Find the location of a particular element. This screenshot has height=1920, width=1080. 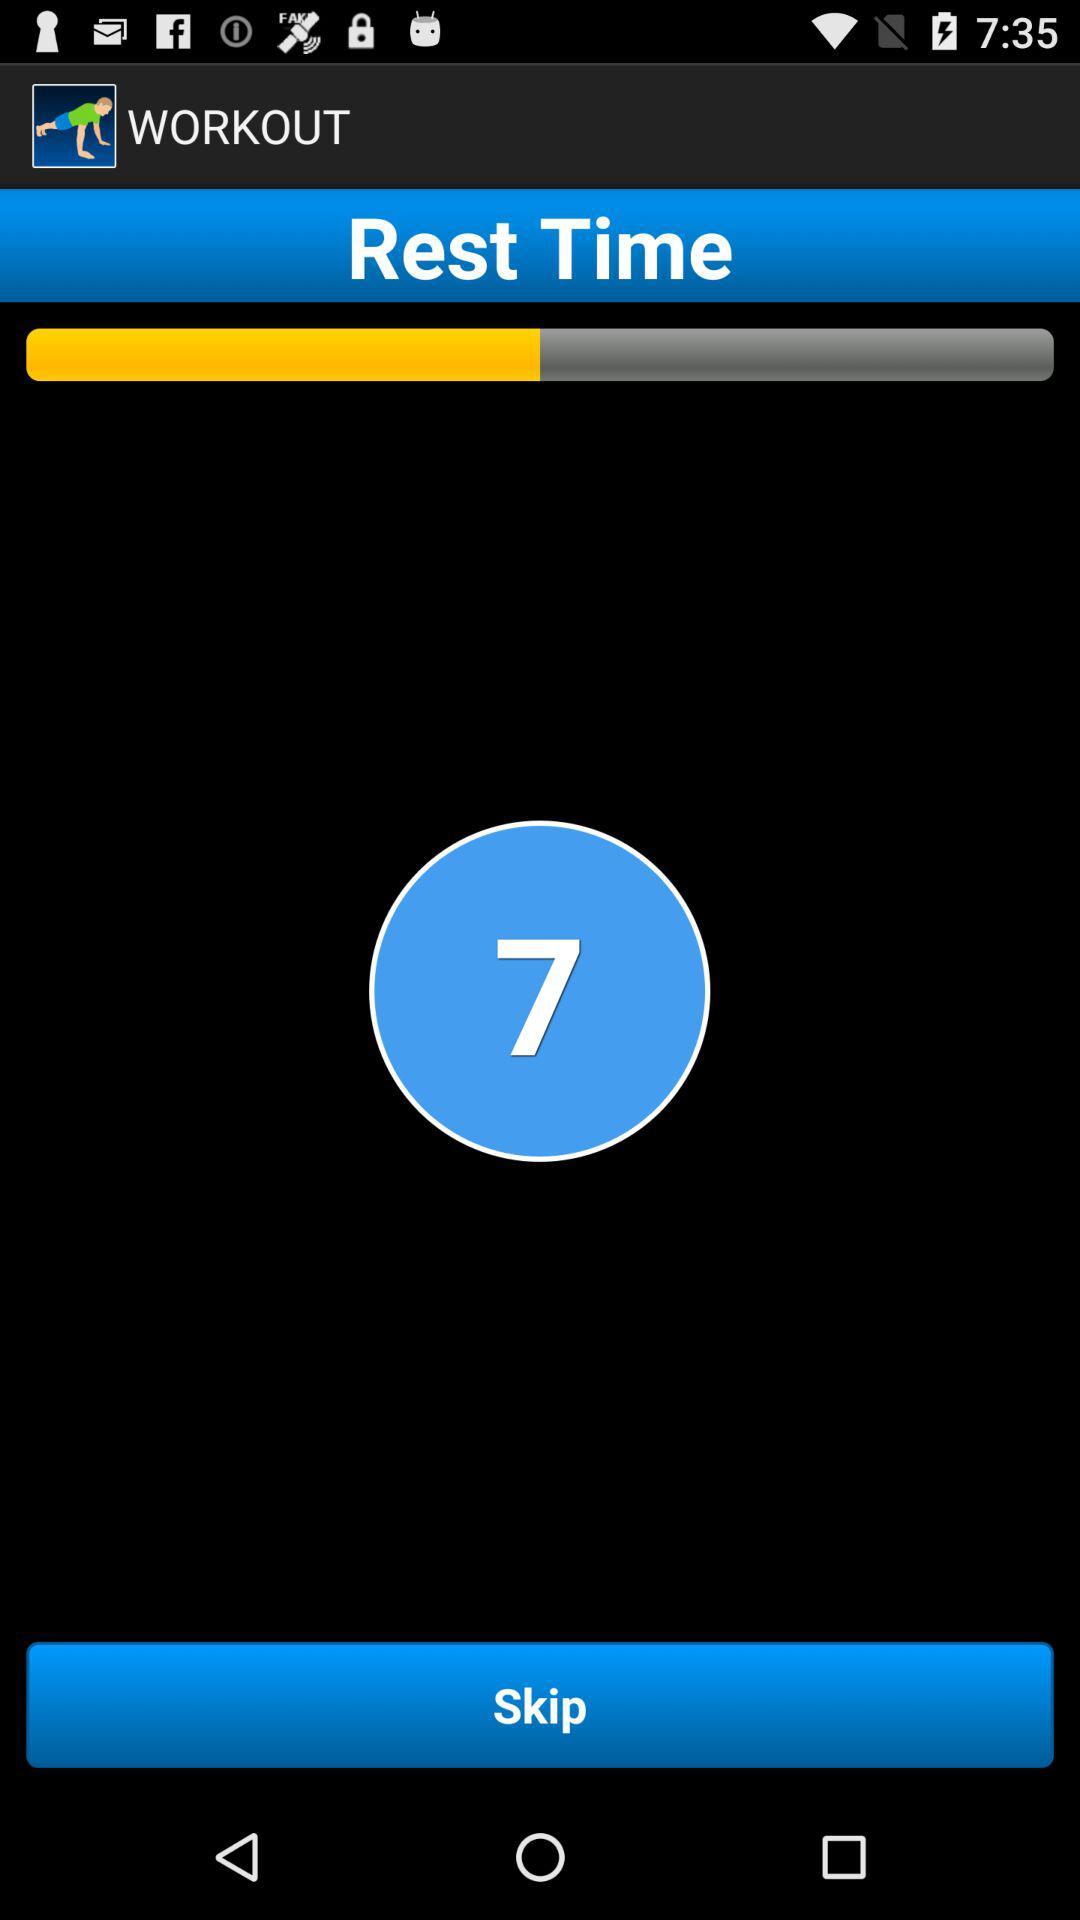

the icon at the bottom is located at coordinates (540, 1703).